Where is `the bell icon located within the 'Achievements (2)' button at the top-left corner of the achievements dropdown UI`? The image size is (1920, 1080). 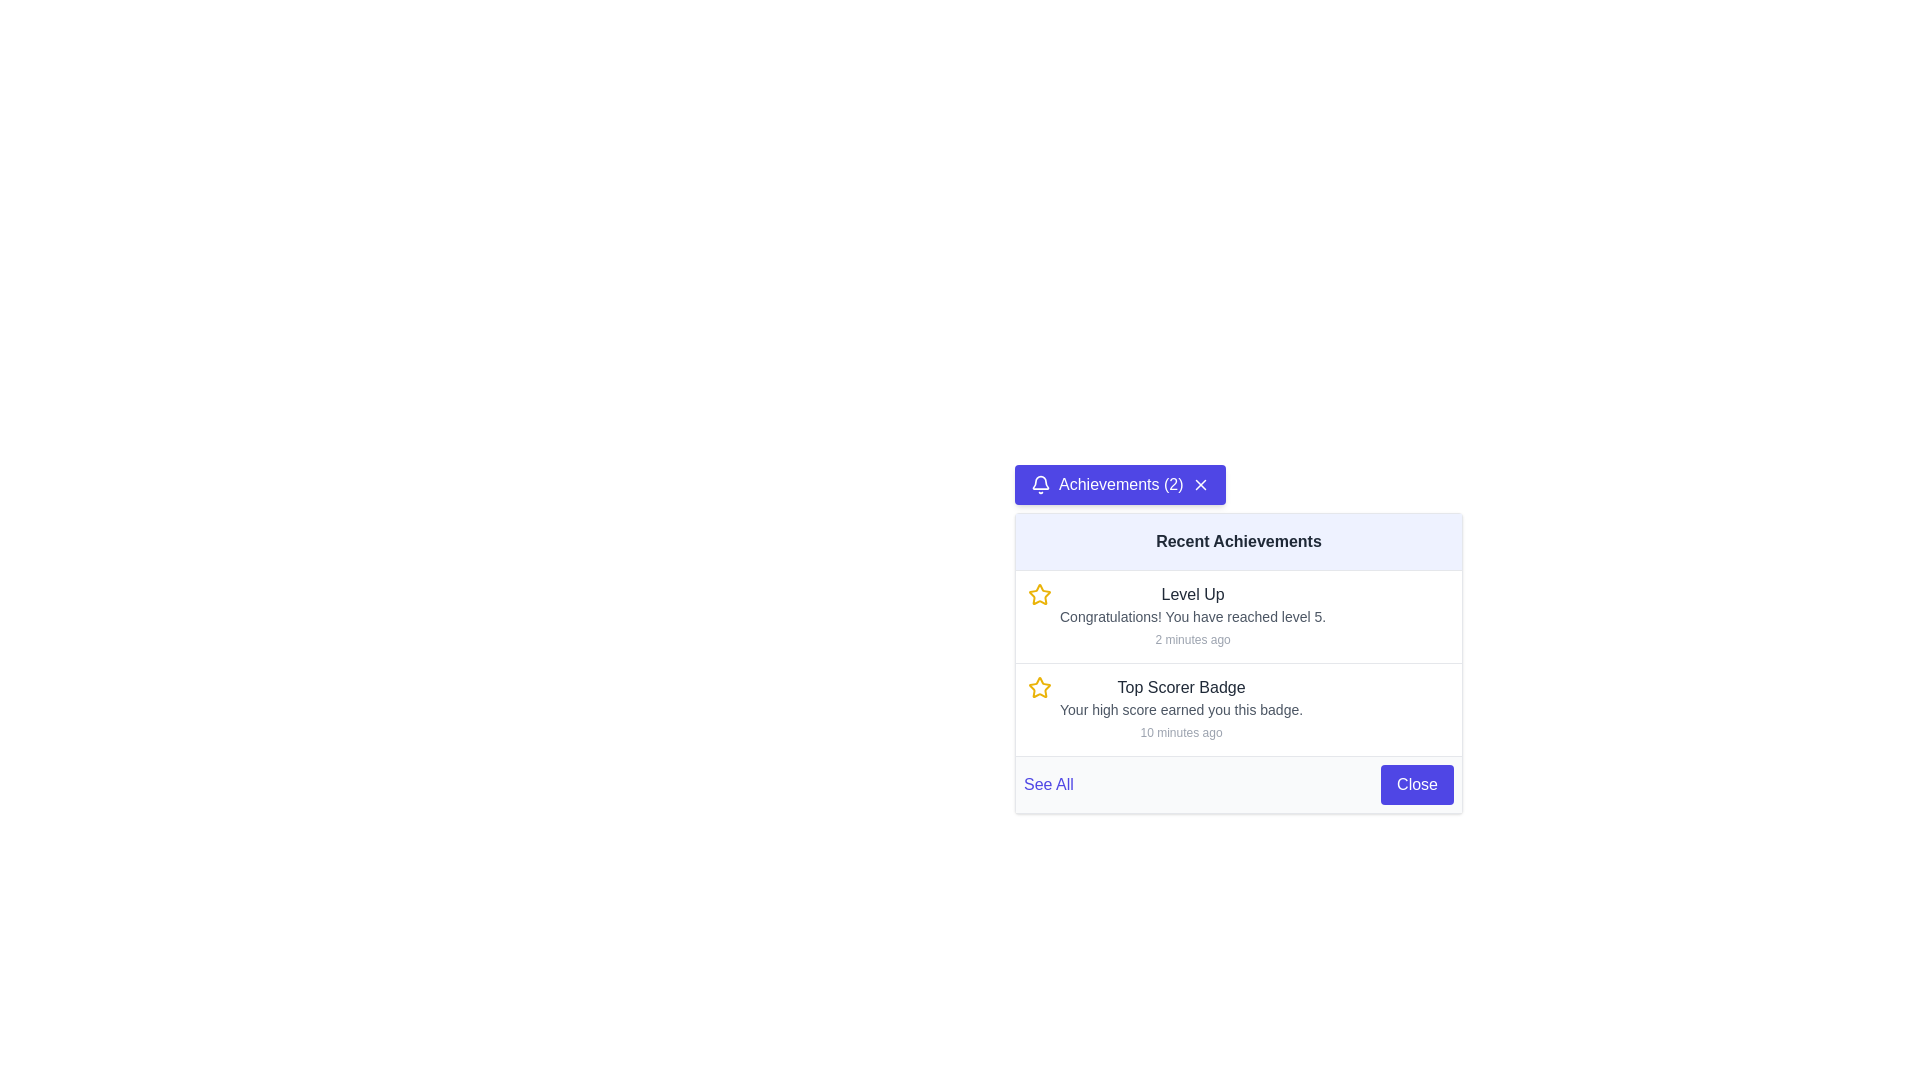 the bell icon located within the 'Achievements (2)' button at the top-left corner of the achievements dropdown UI is located at coordinates (1040, 485).